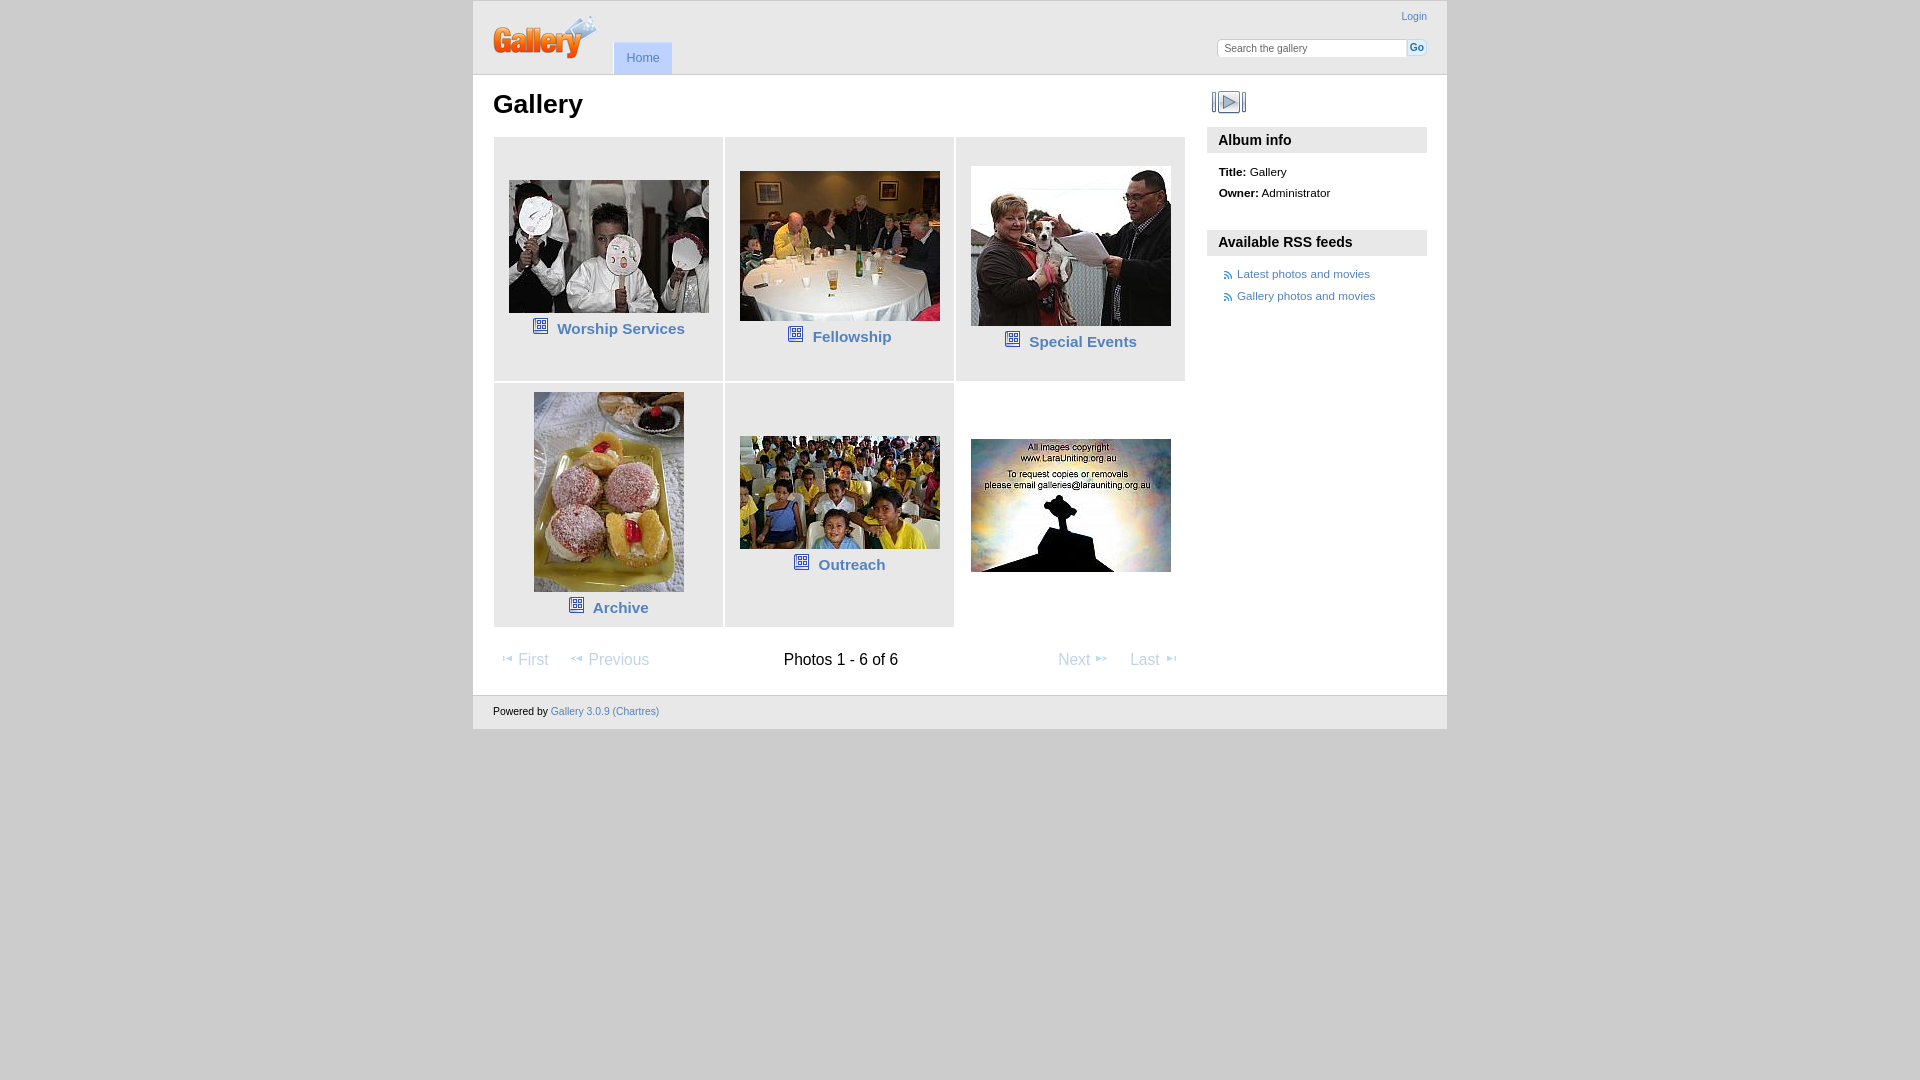  What do you see at coordinates (1228, 101) in the screenshot?
I see `'View slideshow'` at bounding box center [1228, 101].